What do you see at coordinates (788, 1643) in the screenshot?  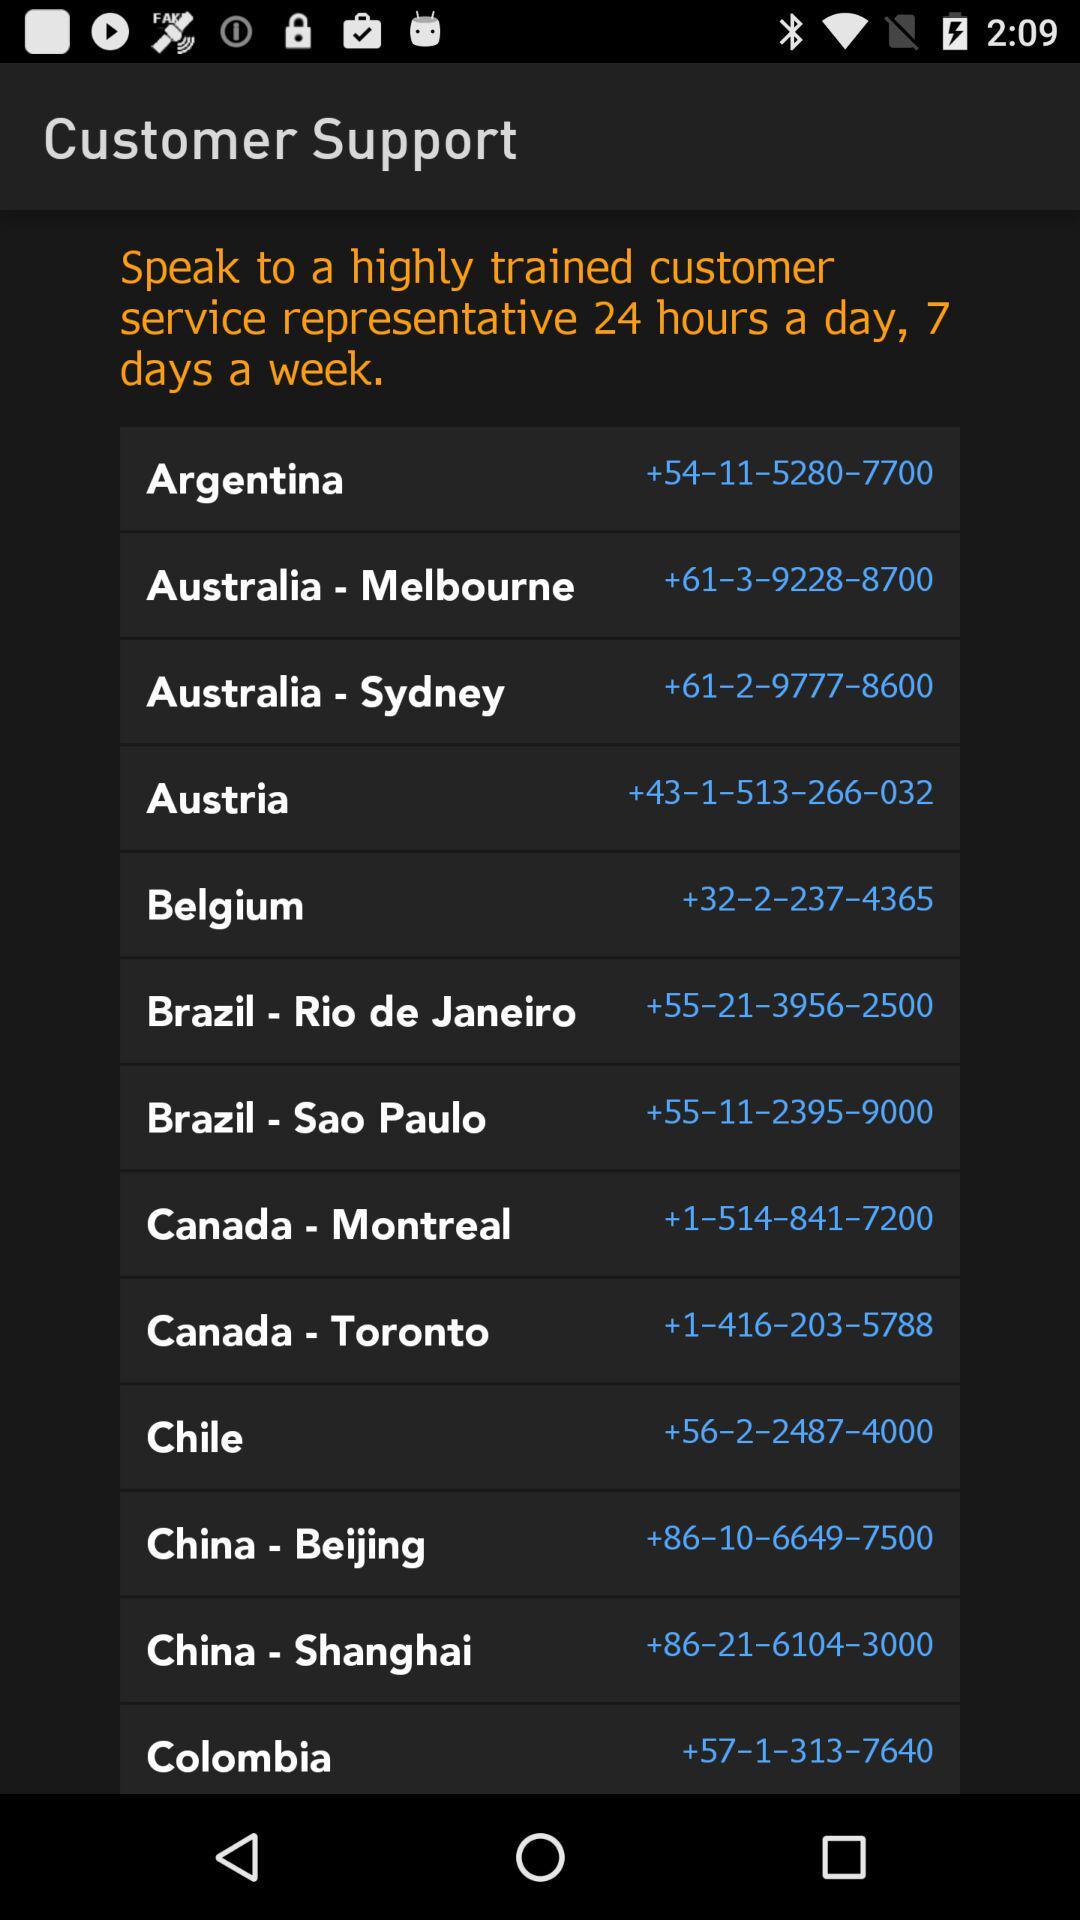 I see `icon above 57 1 313` at bounding box center [788, 1643].